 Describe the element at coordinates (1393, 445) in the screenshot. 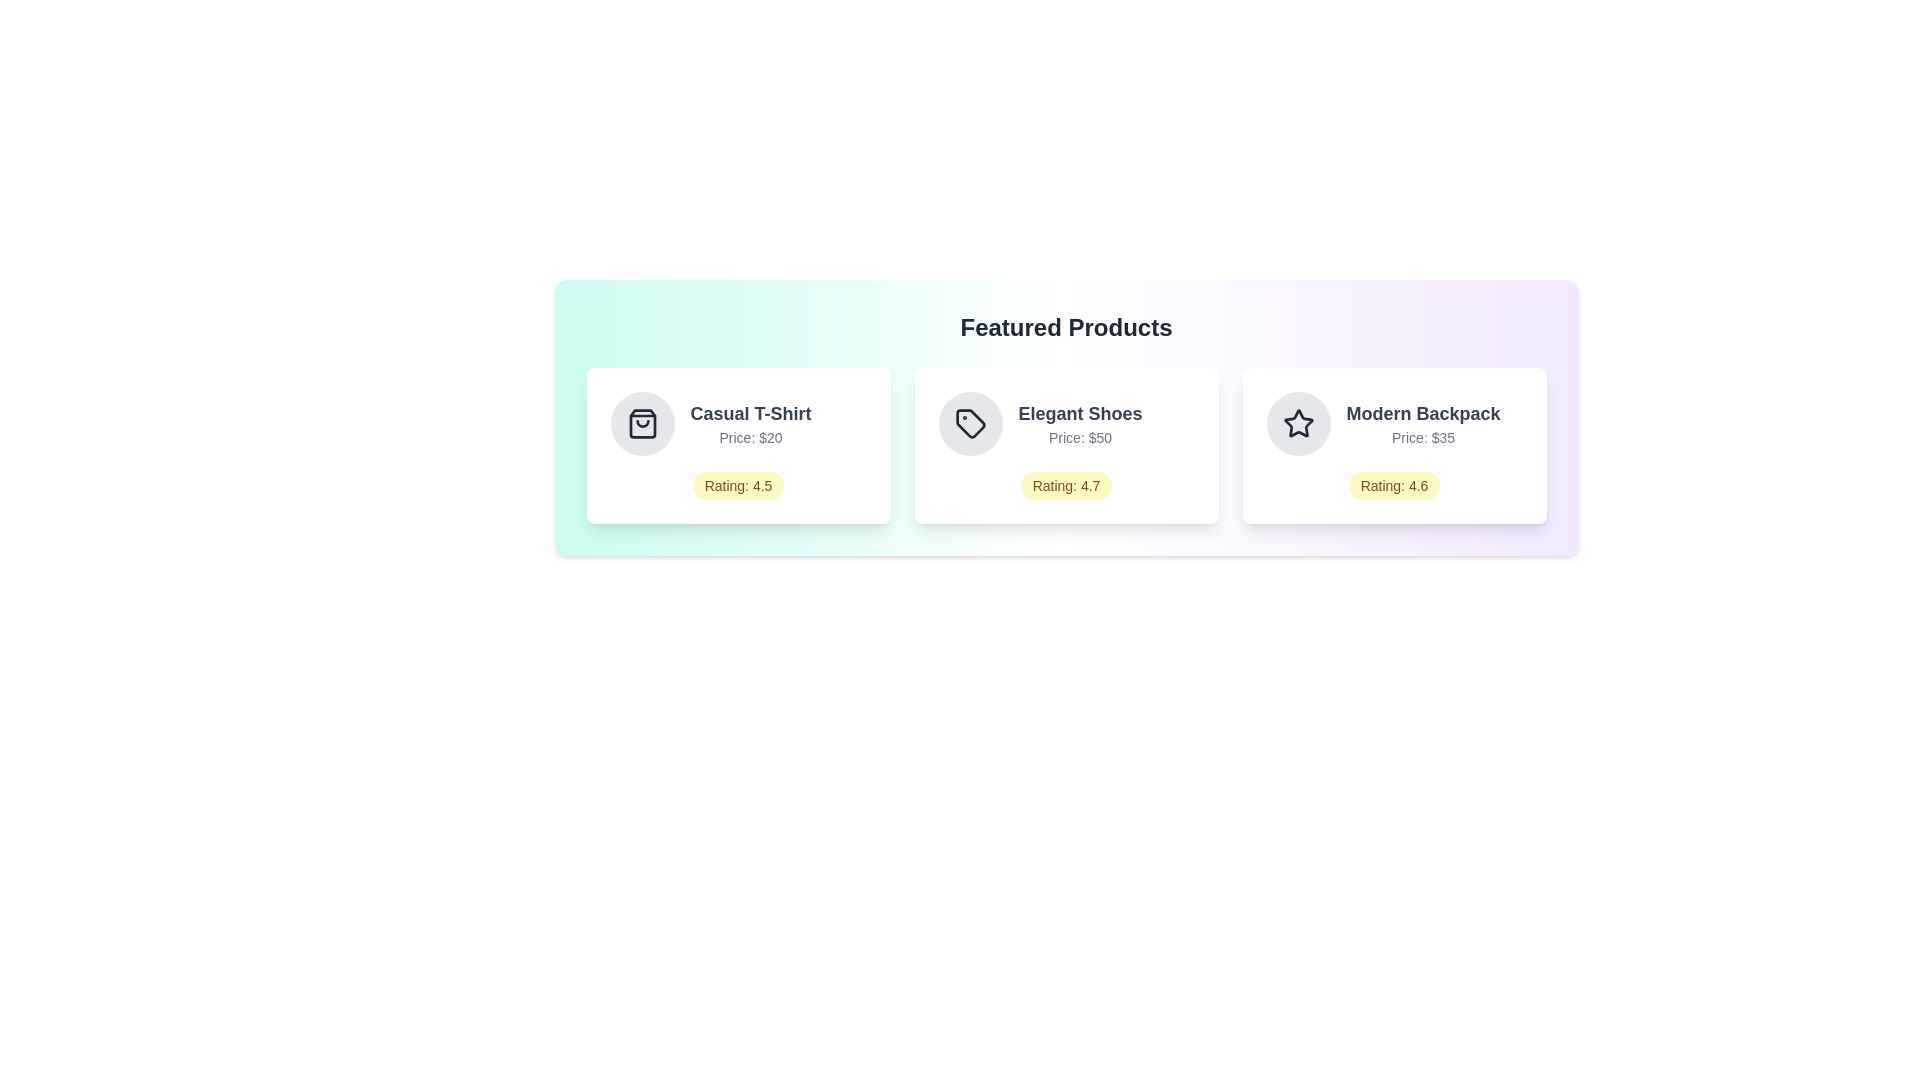

I see `the product card for Modern Backpack` at that location.